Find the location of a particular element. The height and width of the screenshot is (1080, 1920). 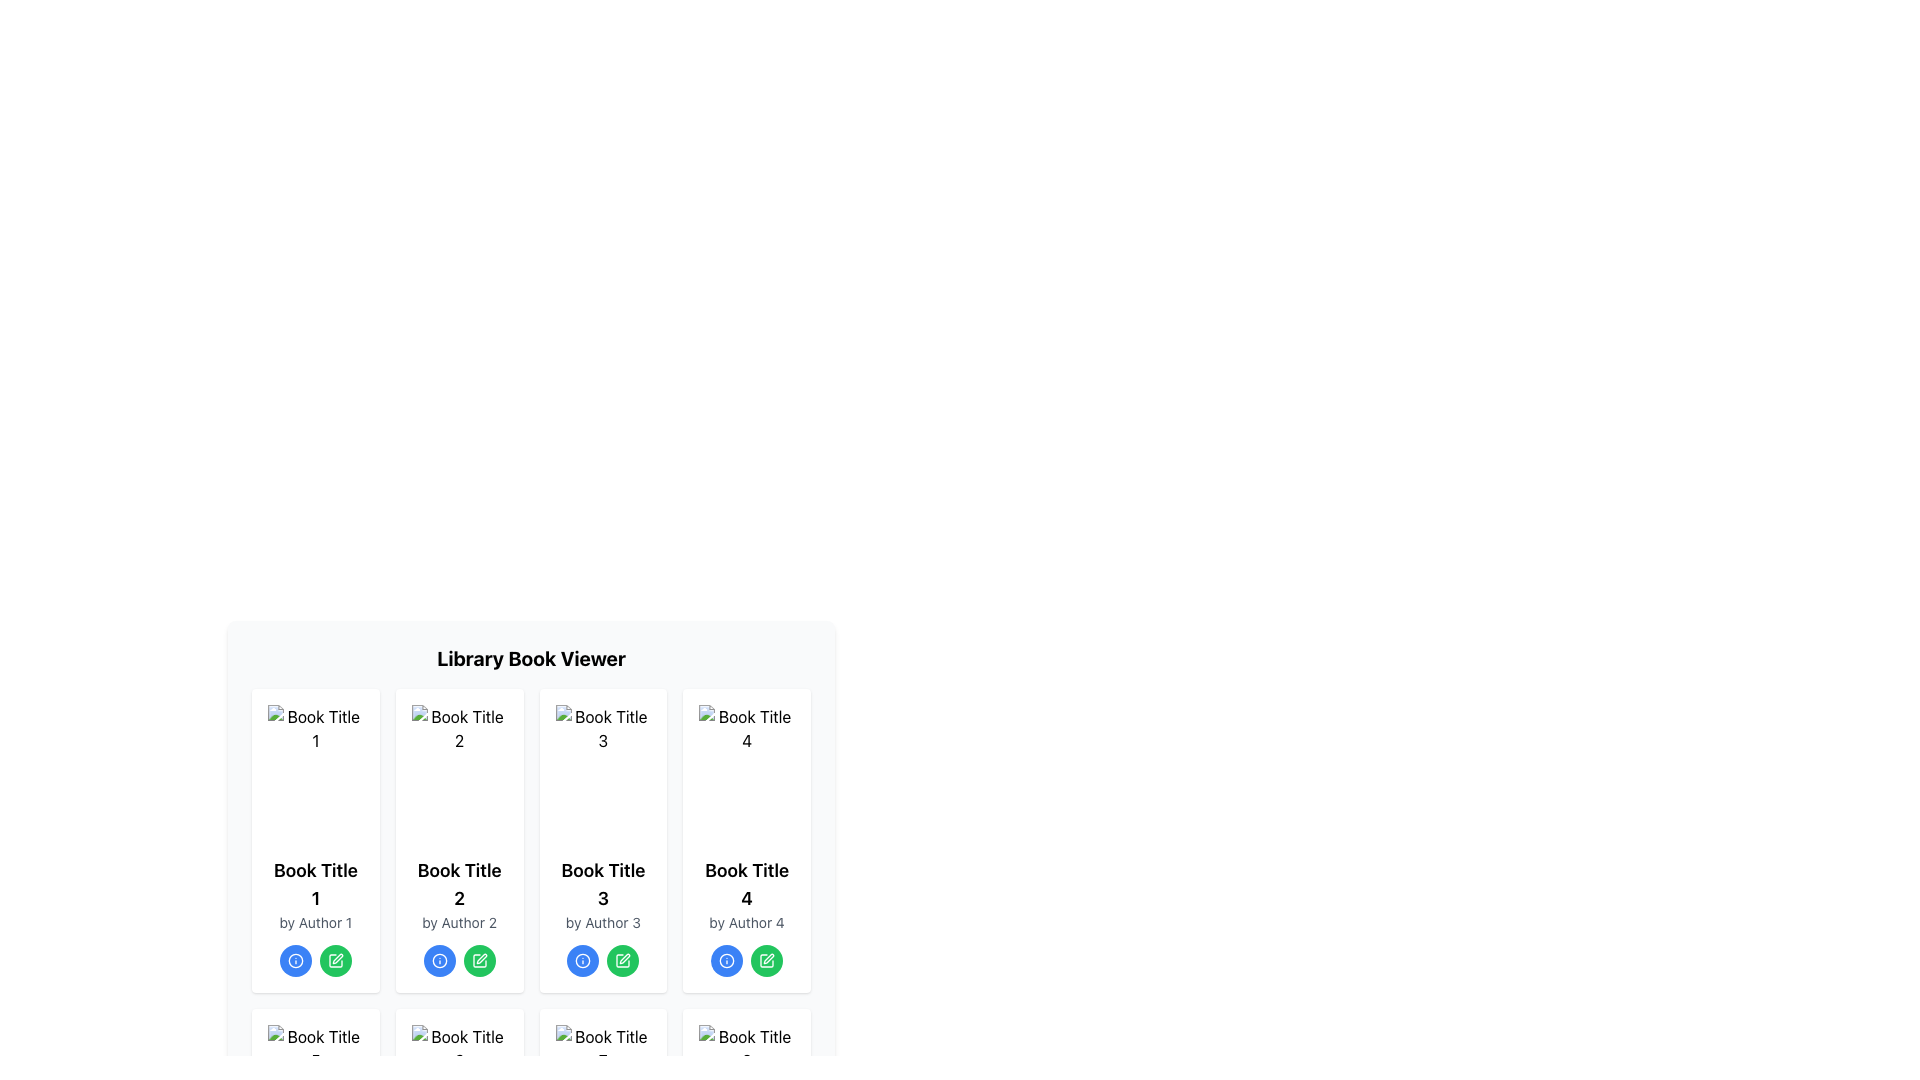

the text block titled 'Book Title 1', which is bold and larger in font size, located below the book cover image in the first card of the book cards grid is located at coordinates (314, 883).